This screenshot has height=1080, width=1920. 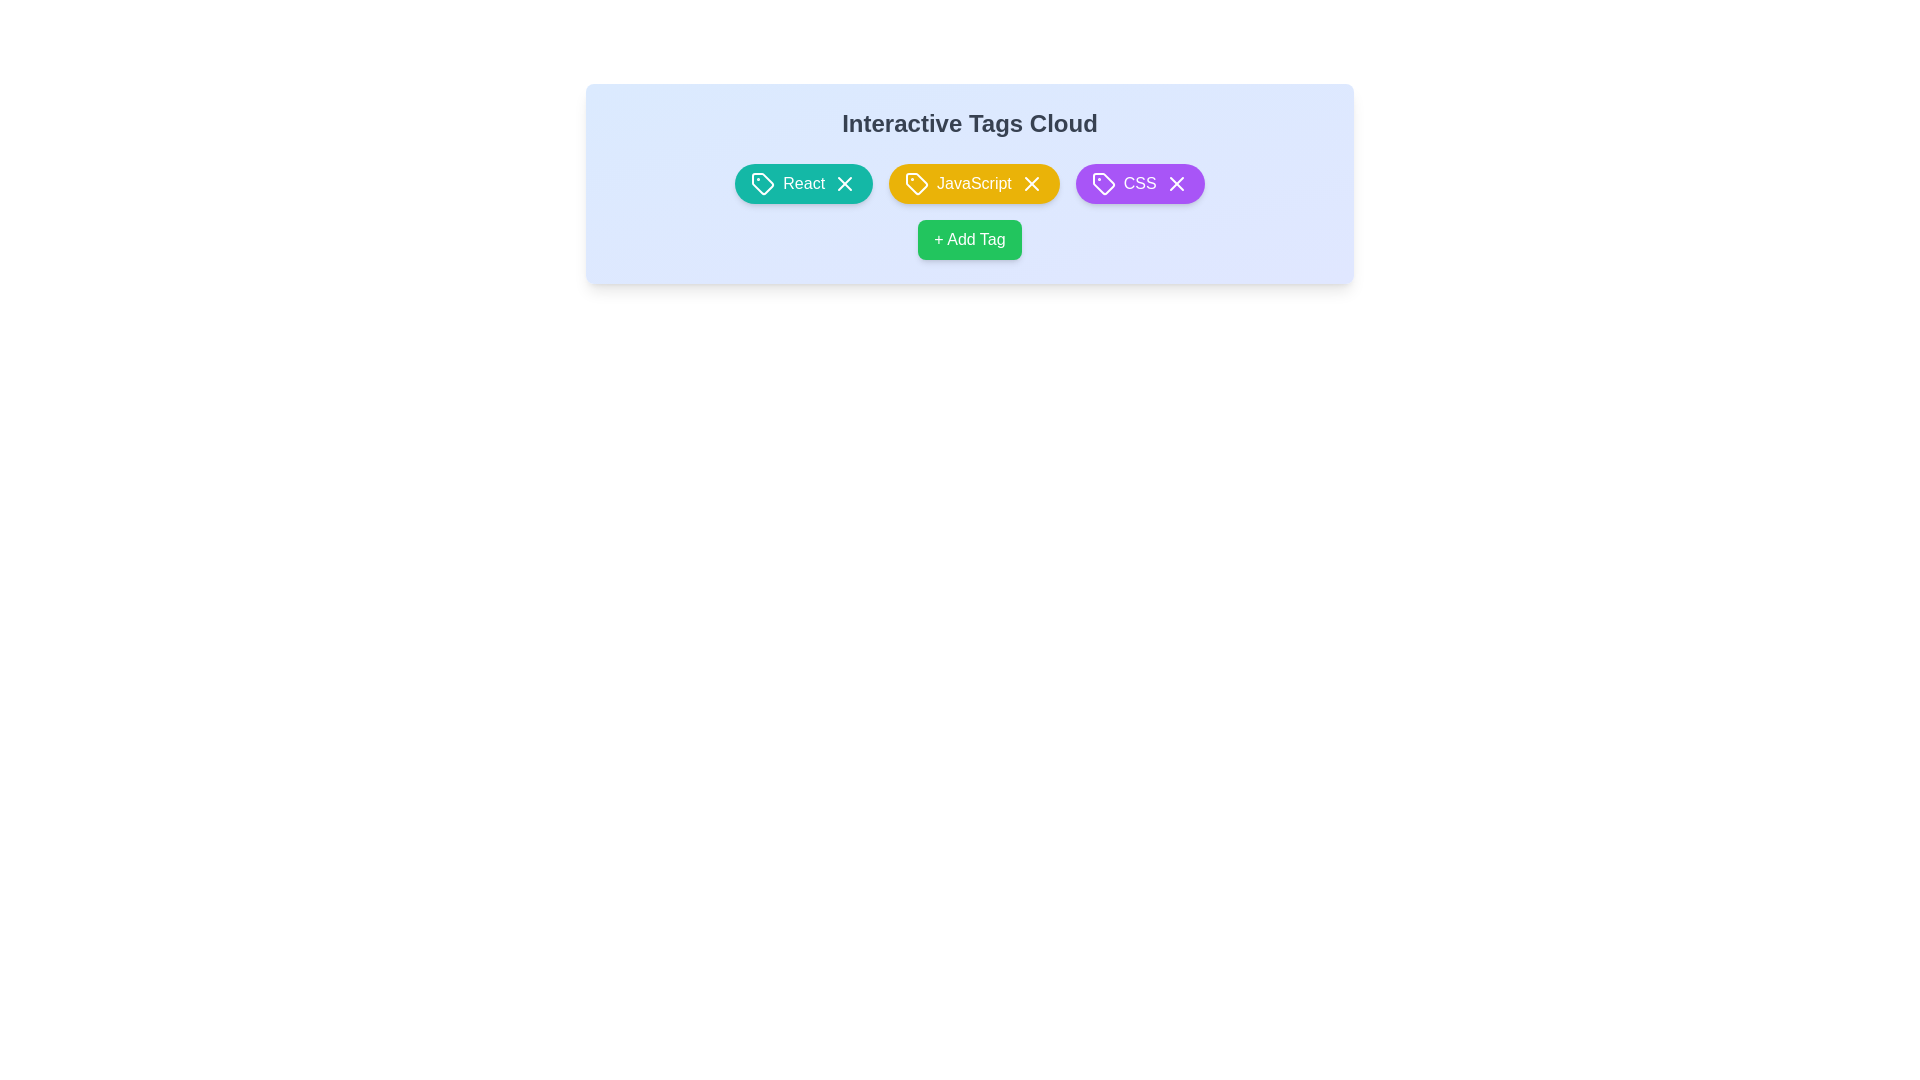 What do you see at coordinates (804, 184) in the screenshot?
I see `the tag with label React to inspect its color and label` at bounding box center [804, 184].